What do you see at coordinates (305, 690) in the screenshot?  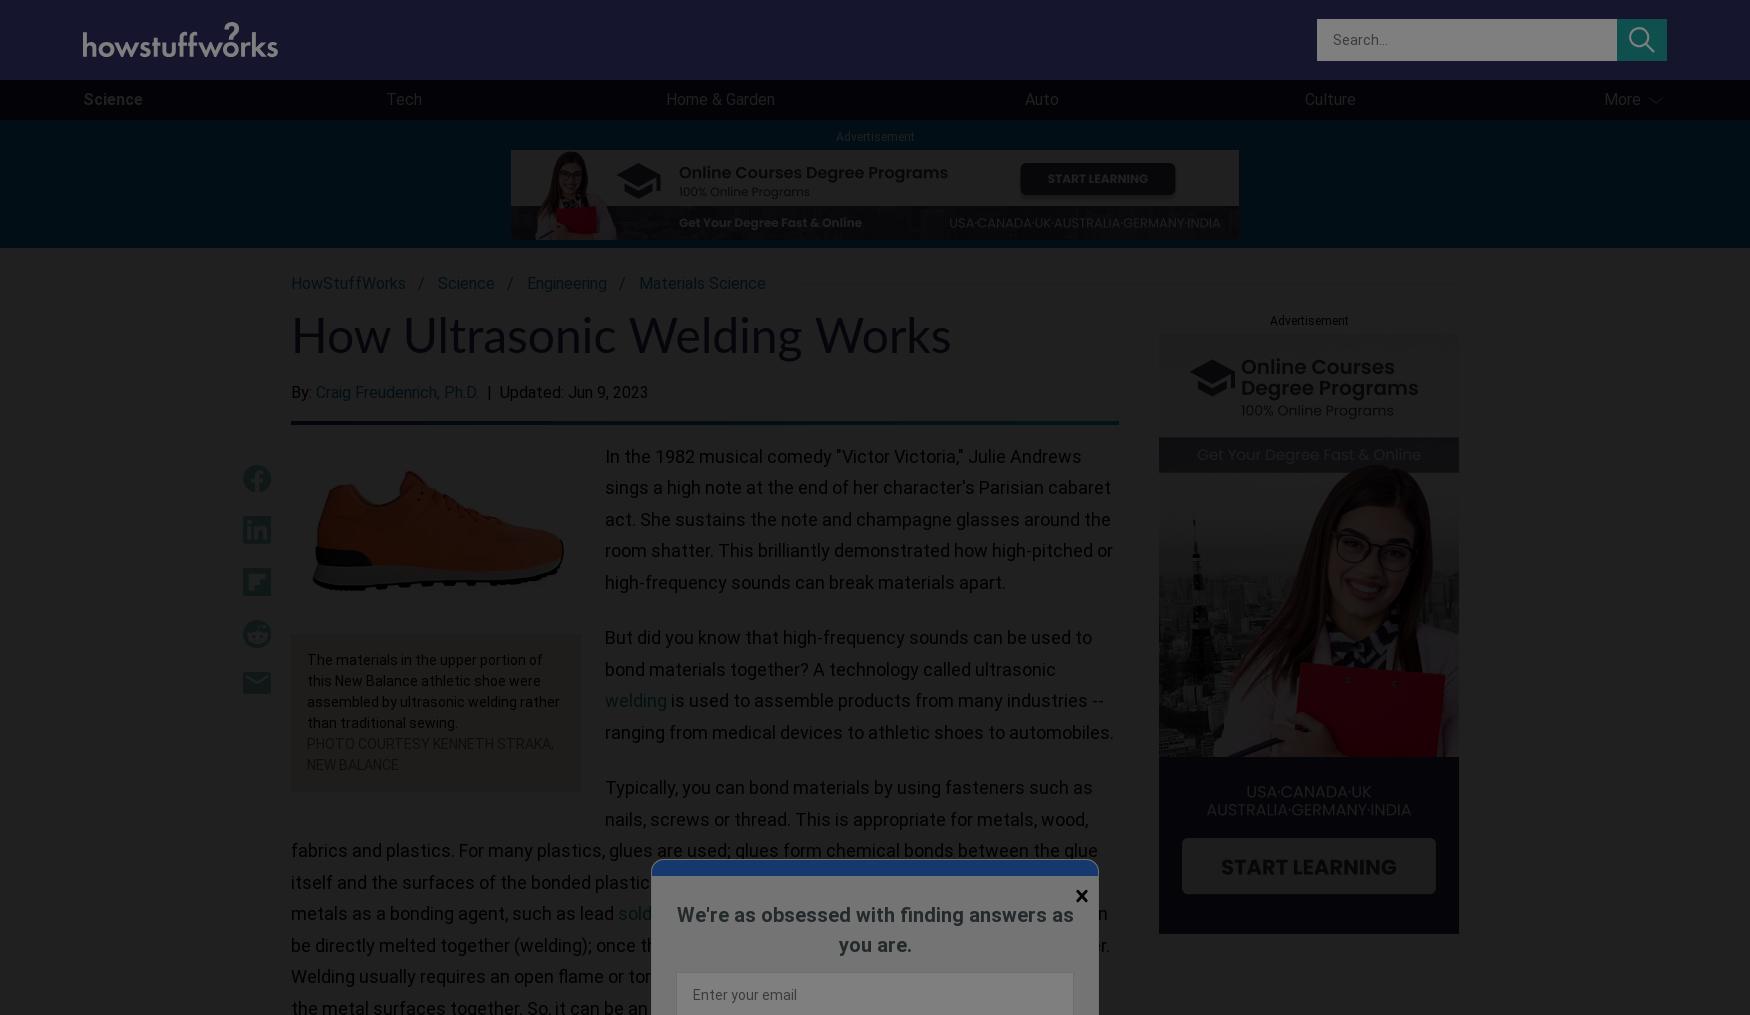 I see `'The materials in the upper portion of this New Balance athletic shoe were assembled by ultrasonic welding rather than traditional sewing.'` at bounding box center [305, 690].